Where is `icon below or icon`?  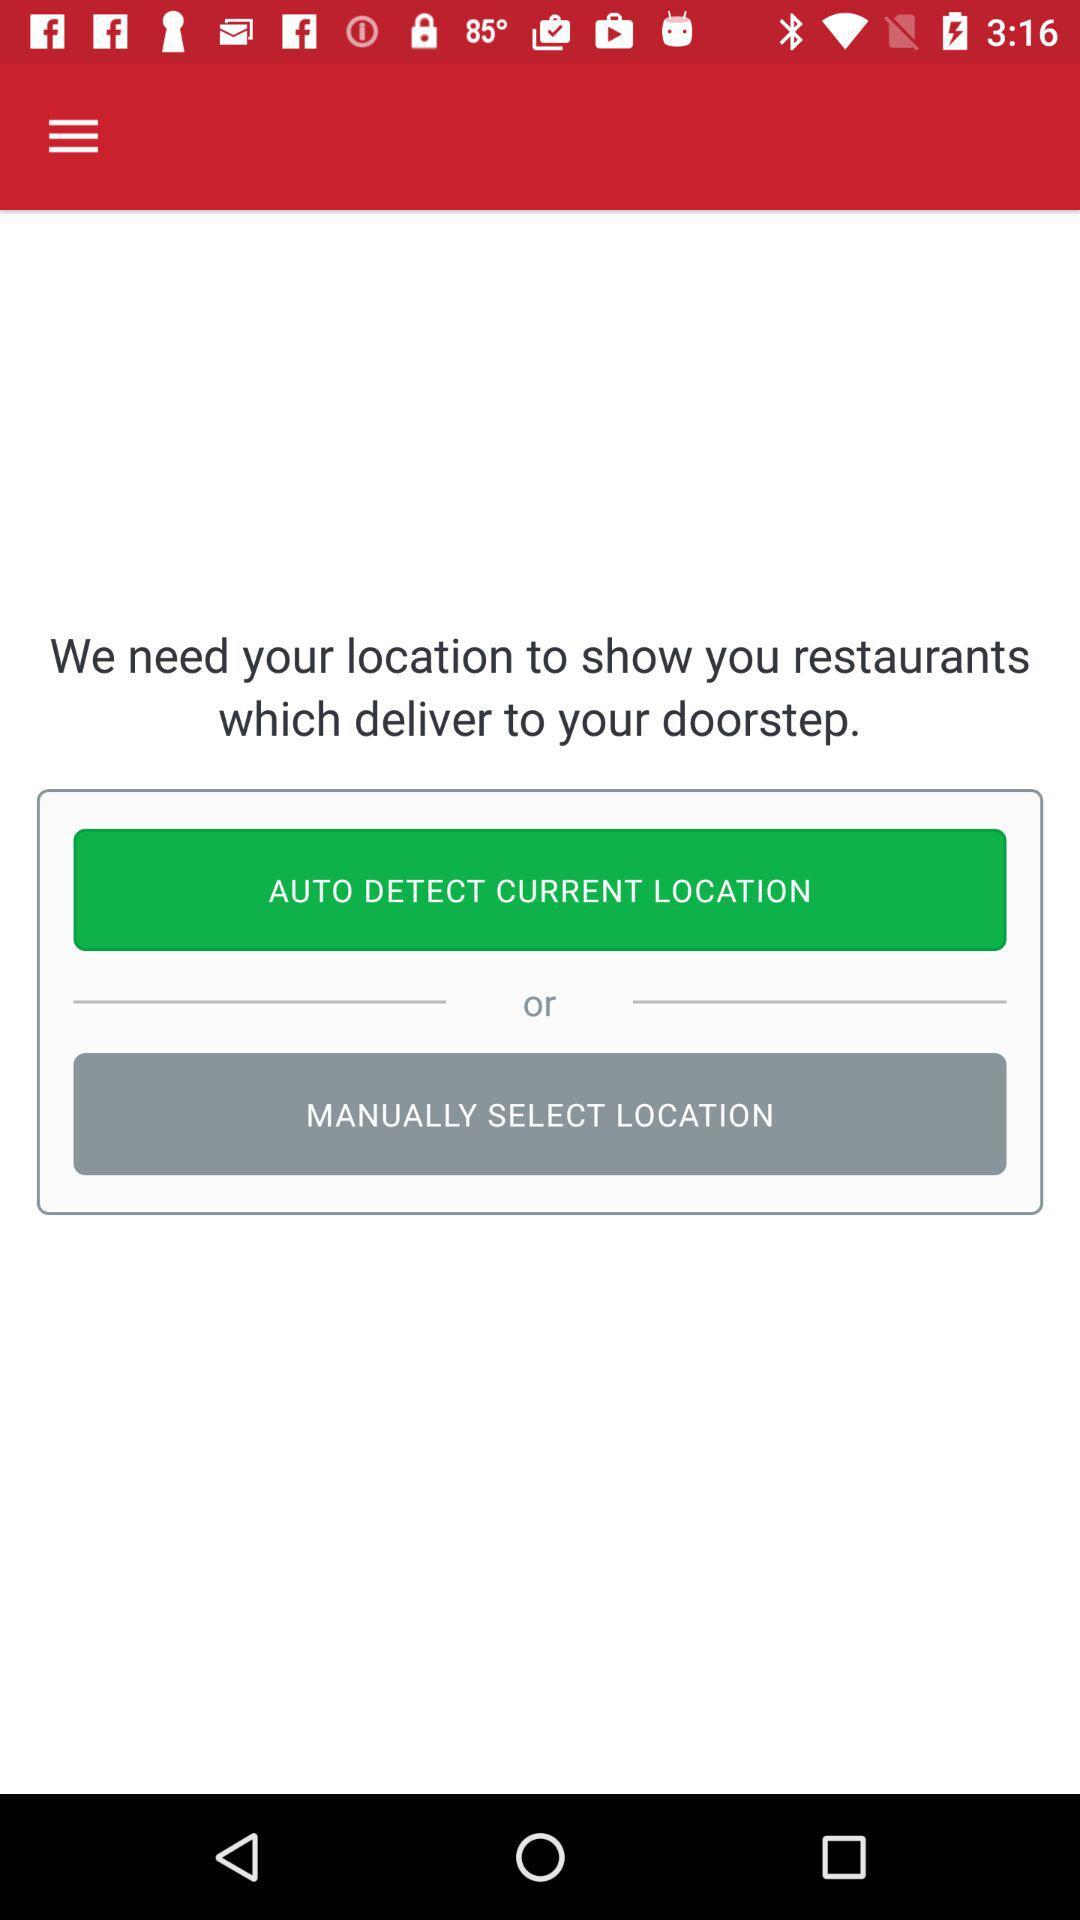 icon below or icon is located at coordinates (540, 1113).